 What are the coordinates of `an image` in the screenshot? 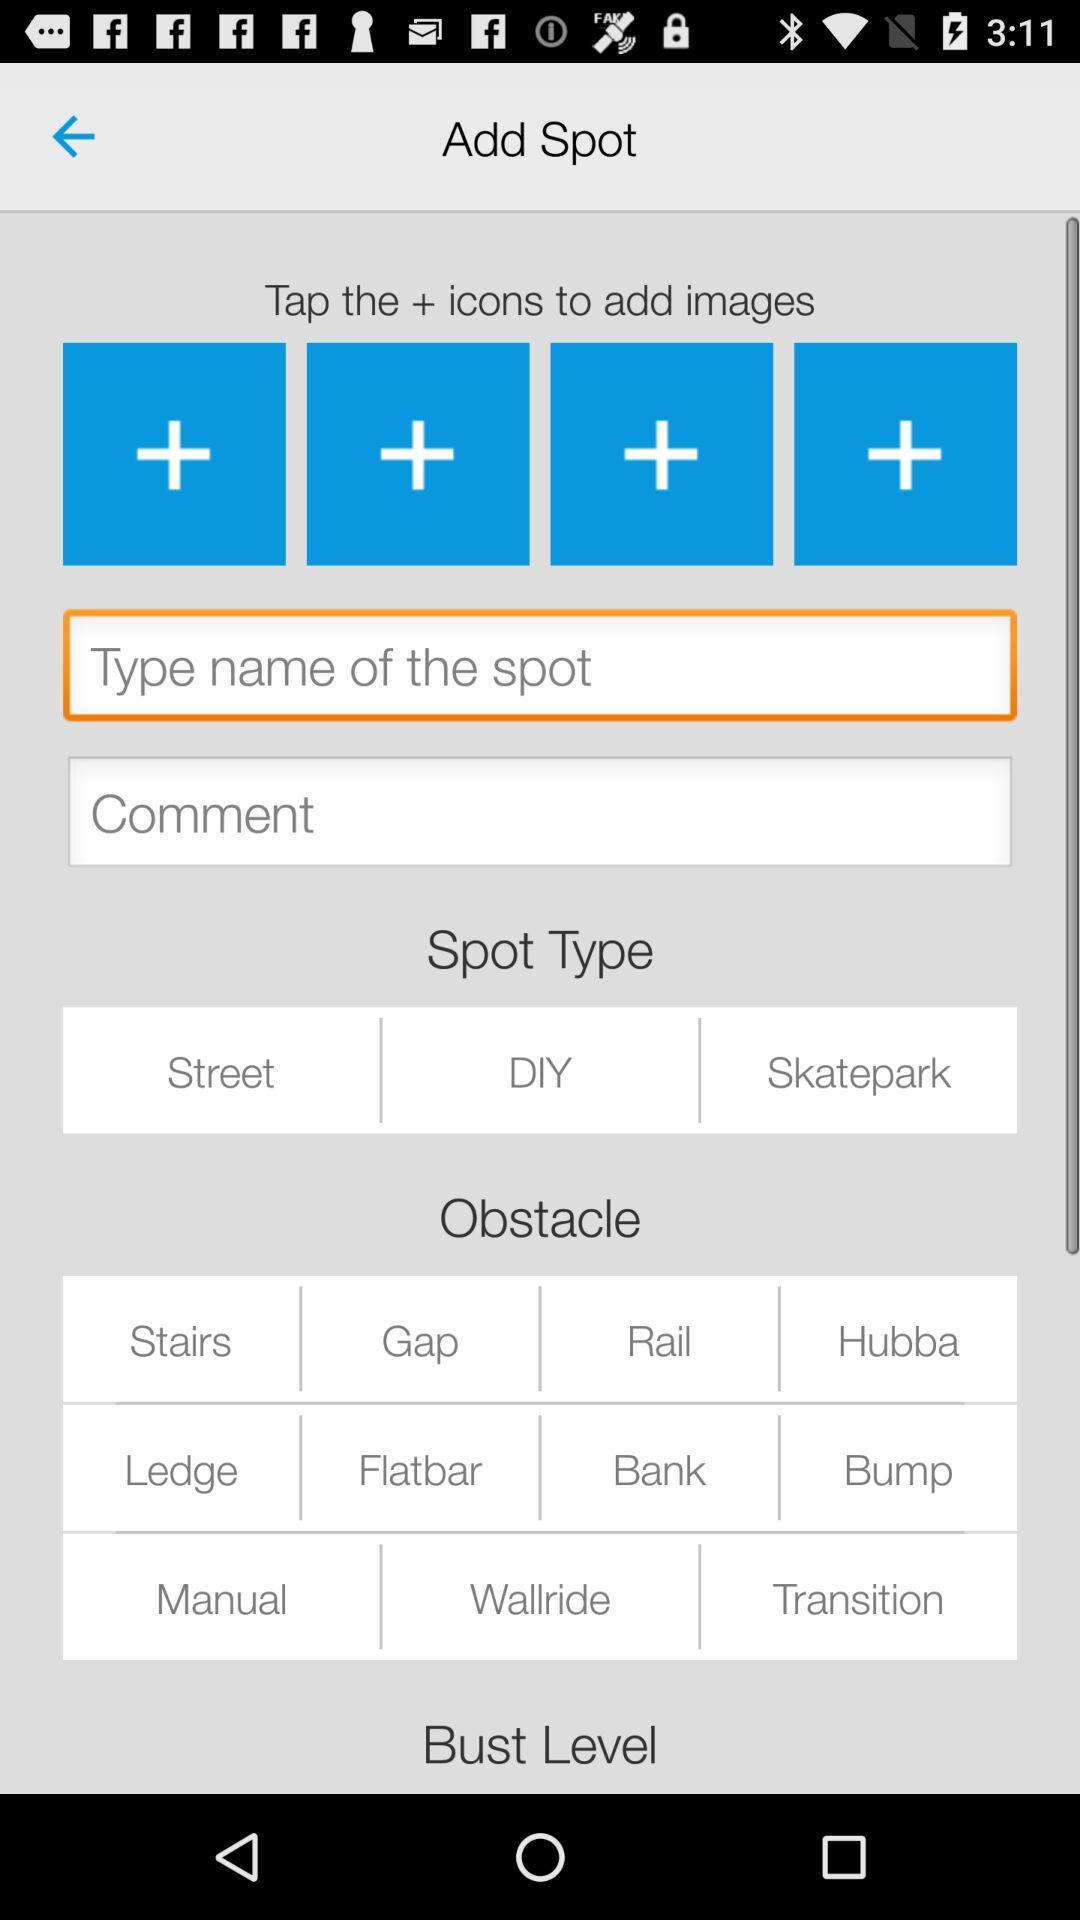 It's located at (905, 453).